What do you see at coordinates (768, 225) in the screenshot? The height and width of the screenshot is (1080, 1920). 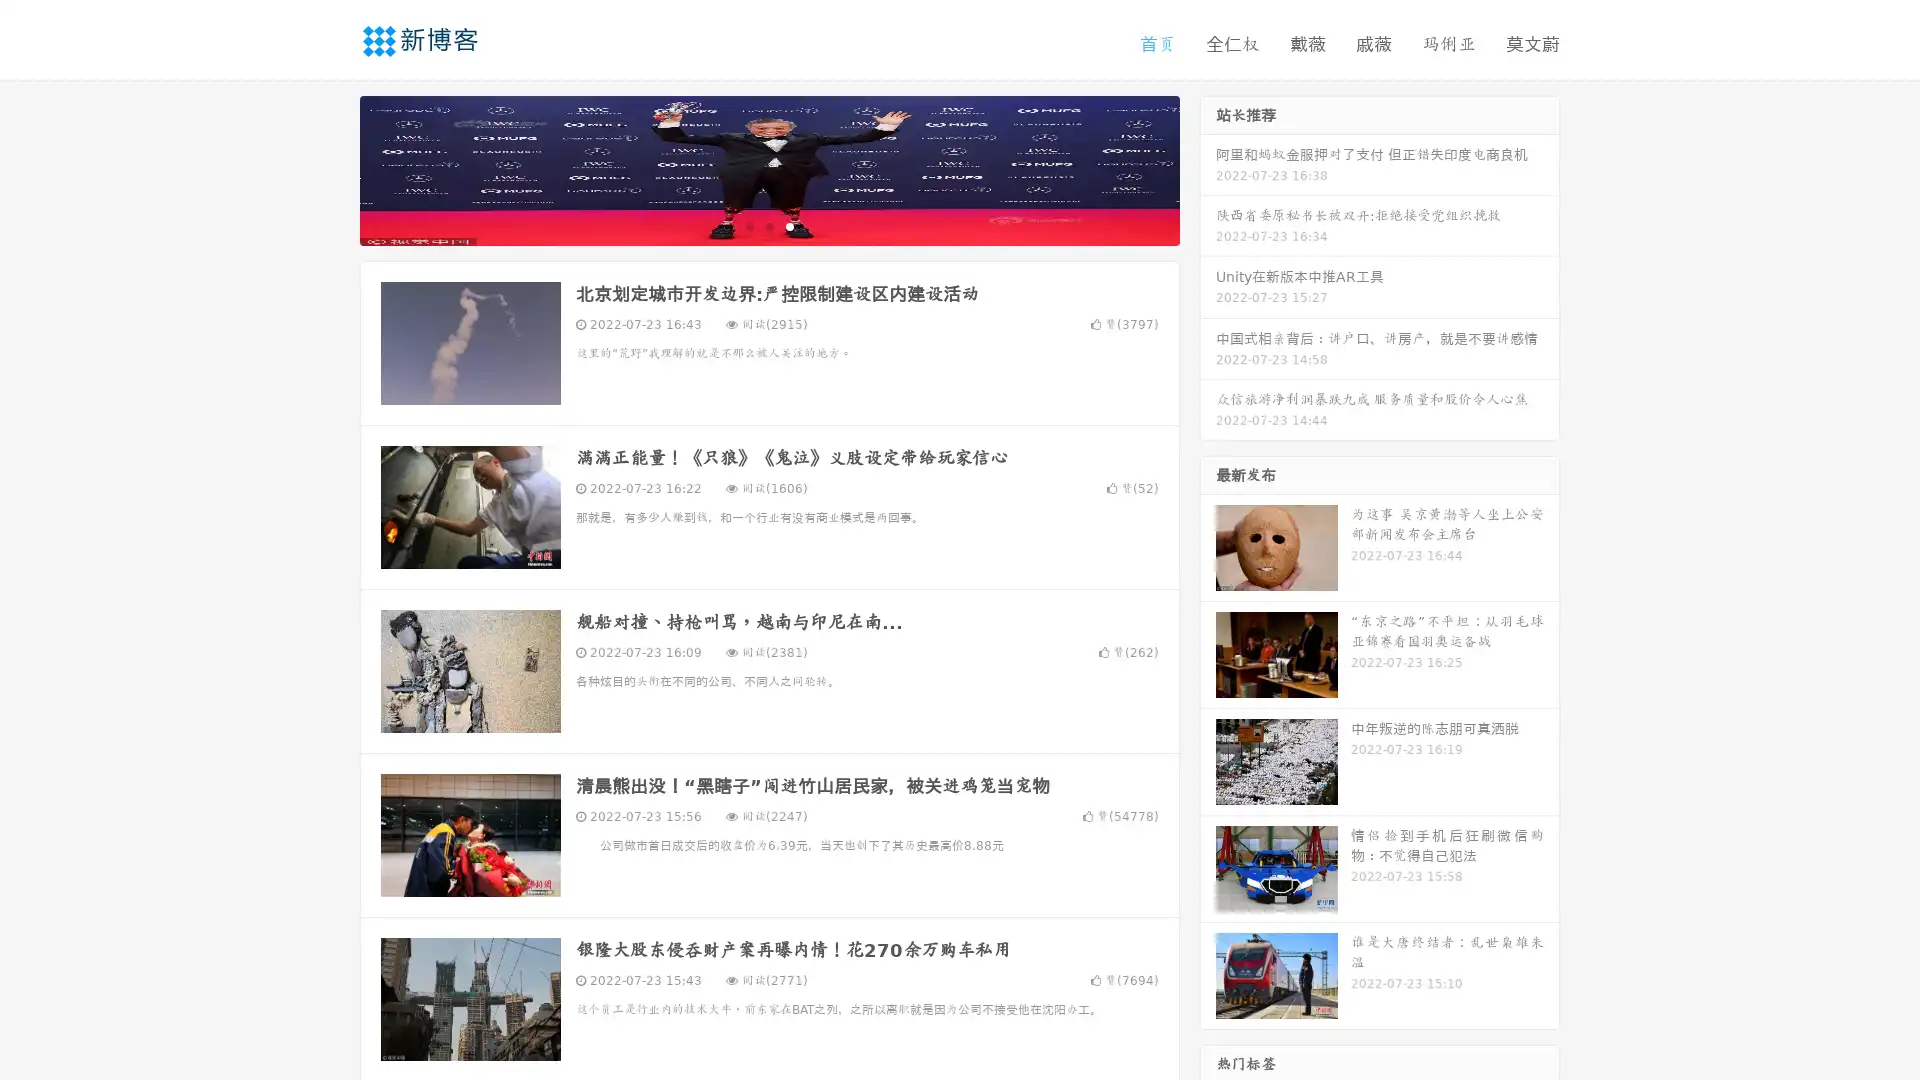 I see `Go to slide 2` at bounding box center [768, 225].